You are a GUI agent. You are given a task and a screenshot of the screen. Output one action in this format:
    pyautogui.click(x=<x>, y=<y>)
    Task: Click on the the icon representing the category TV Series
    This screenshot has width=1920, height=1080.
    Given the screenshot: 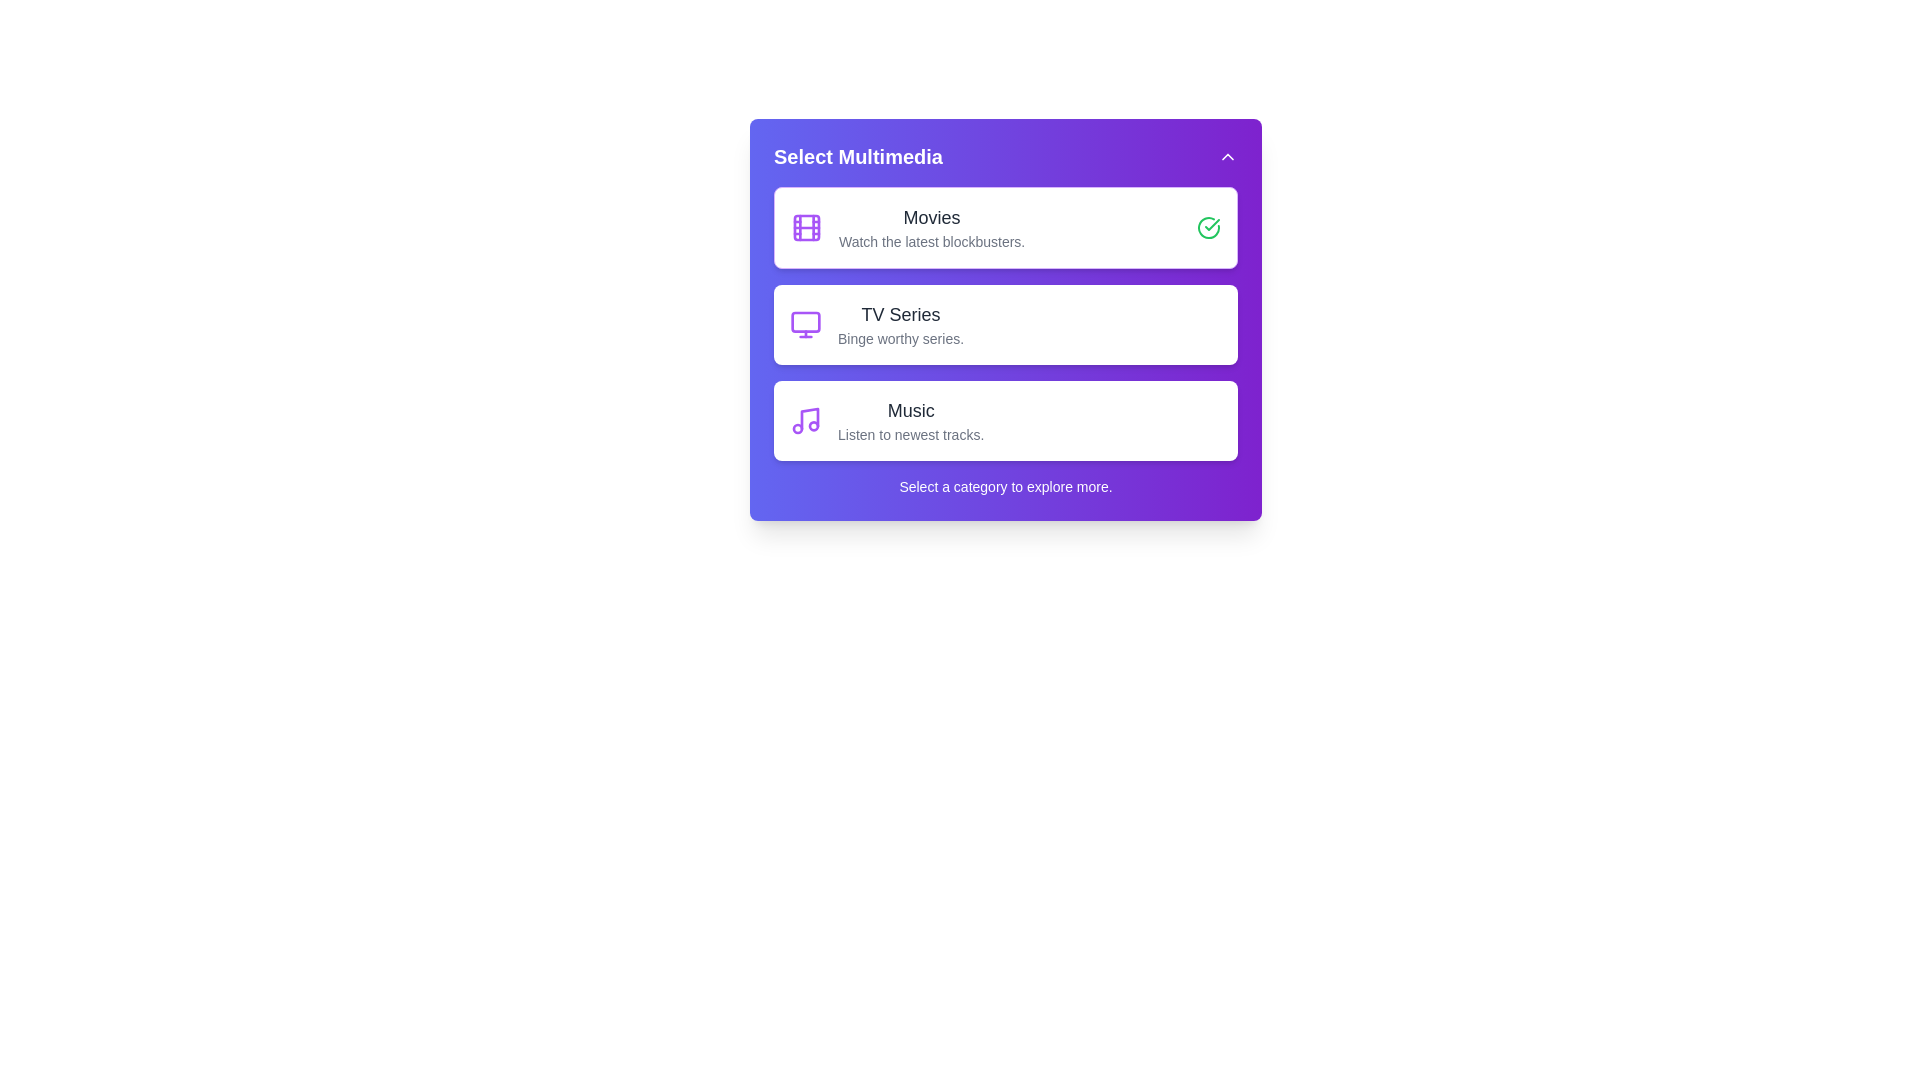 What is the action you would take?
    pyautogui.click(x=806, y=323)
    